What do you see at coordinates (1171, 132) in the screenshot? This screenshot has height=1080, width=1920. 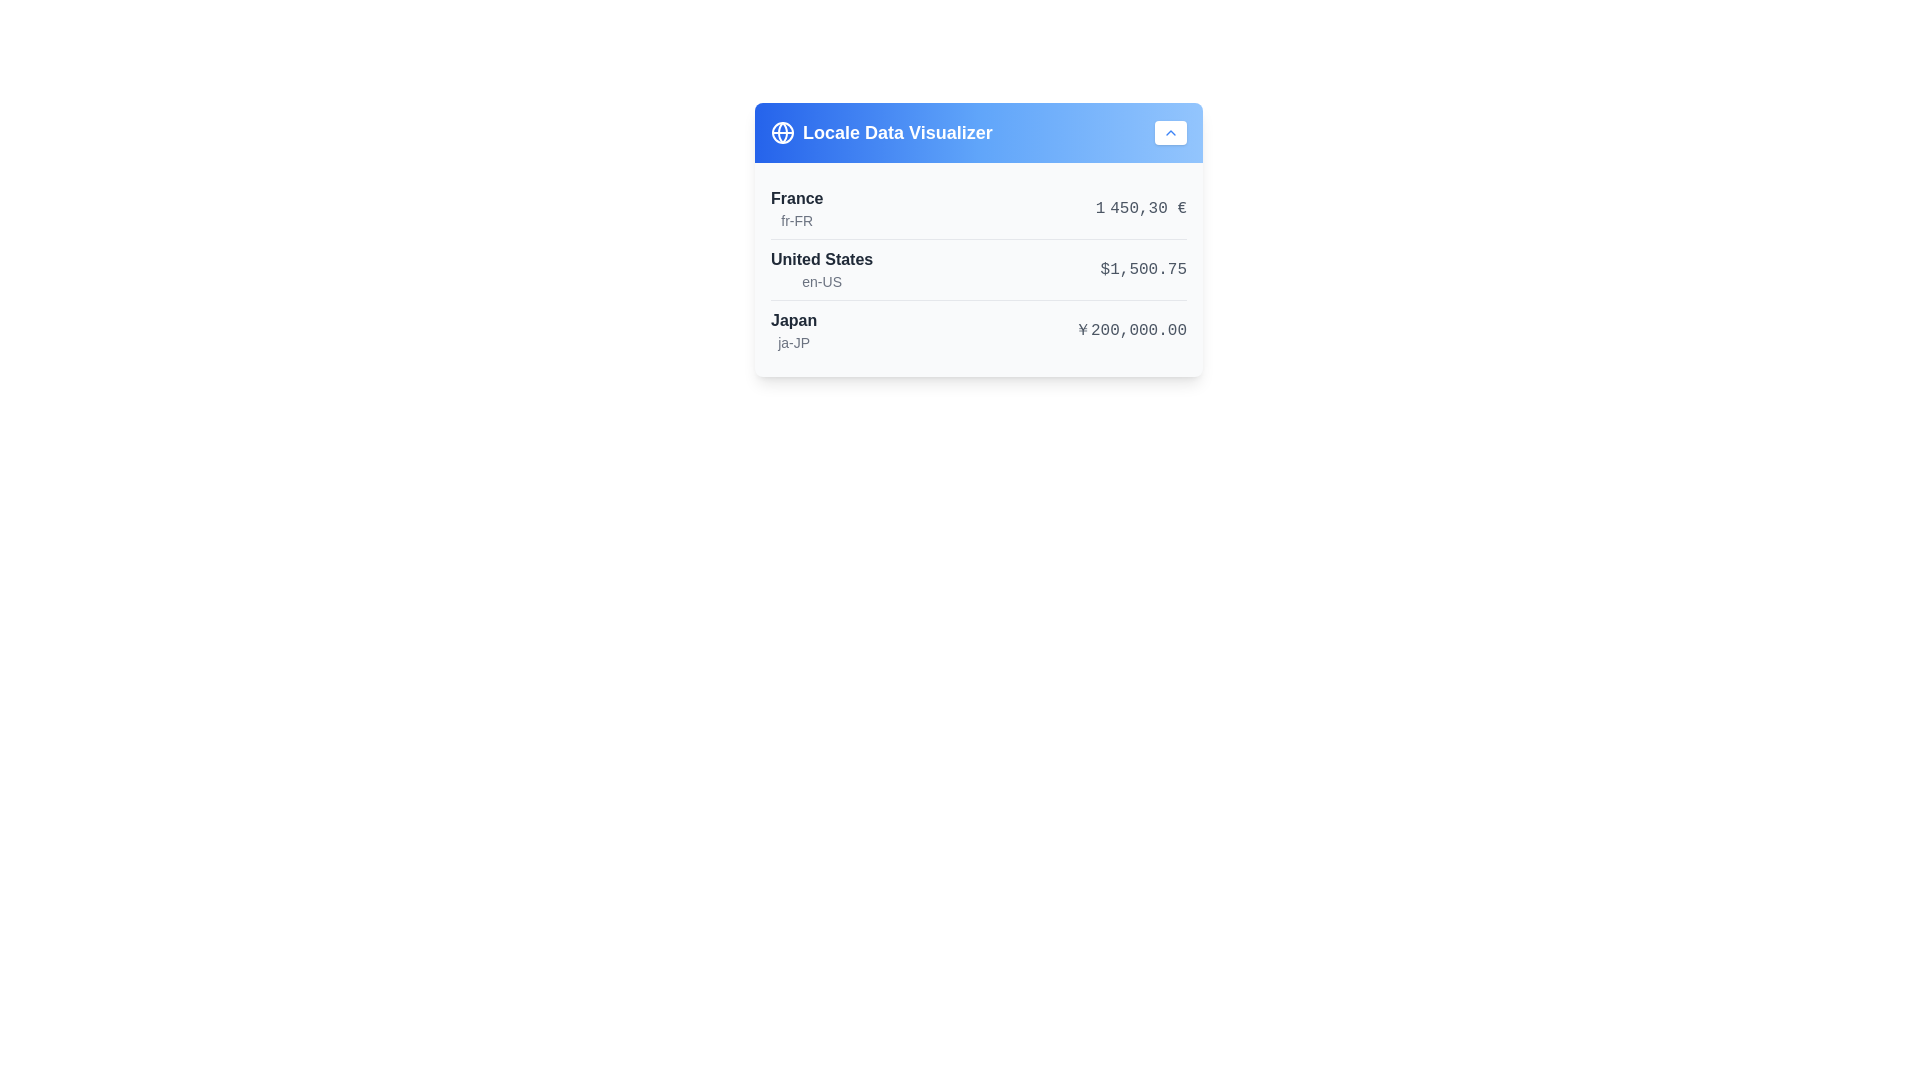 I see `the small chevron-up icon located in the top-right corner of the blue title bar labeled 'Locale Data Visualizer'` at bounding box center [1171, 132].